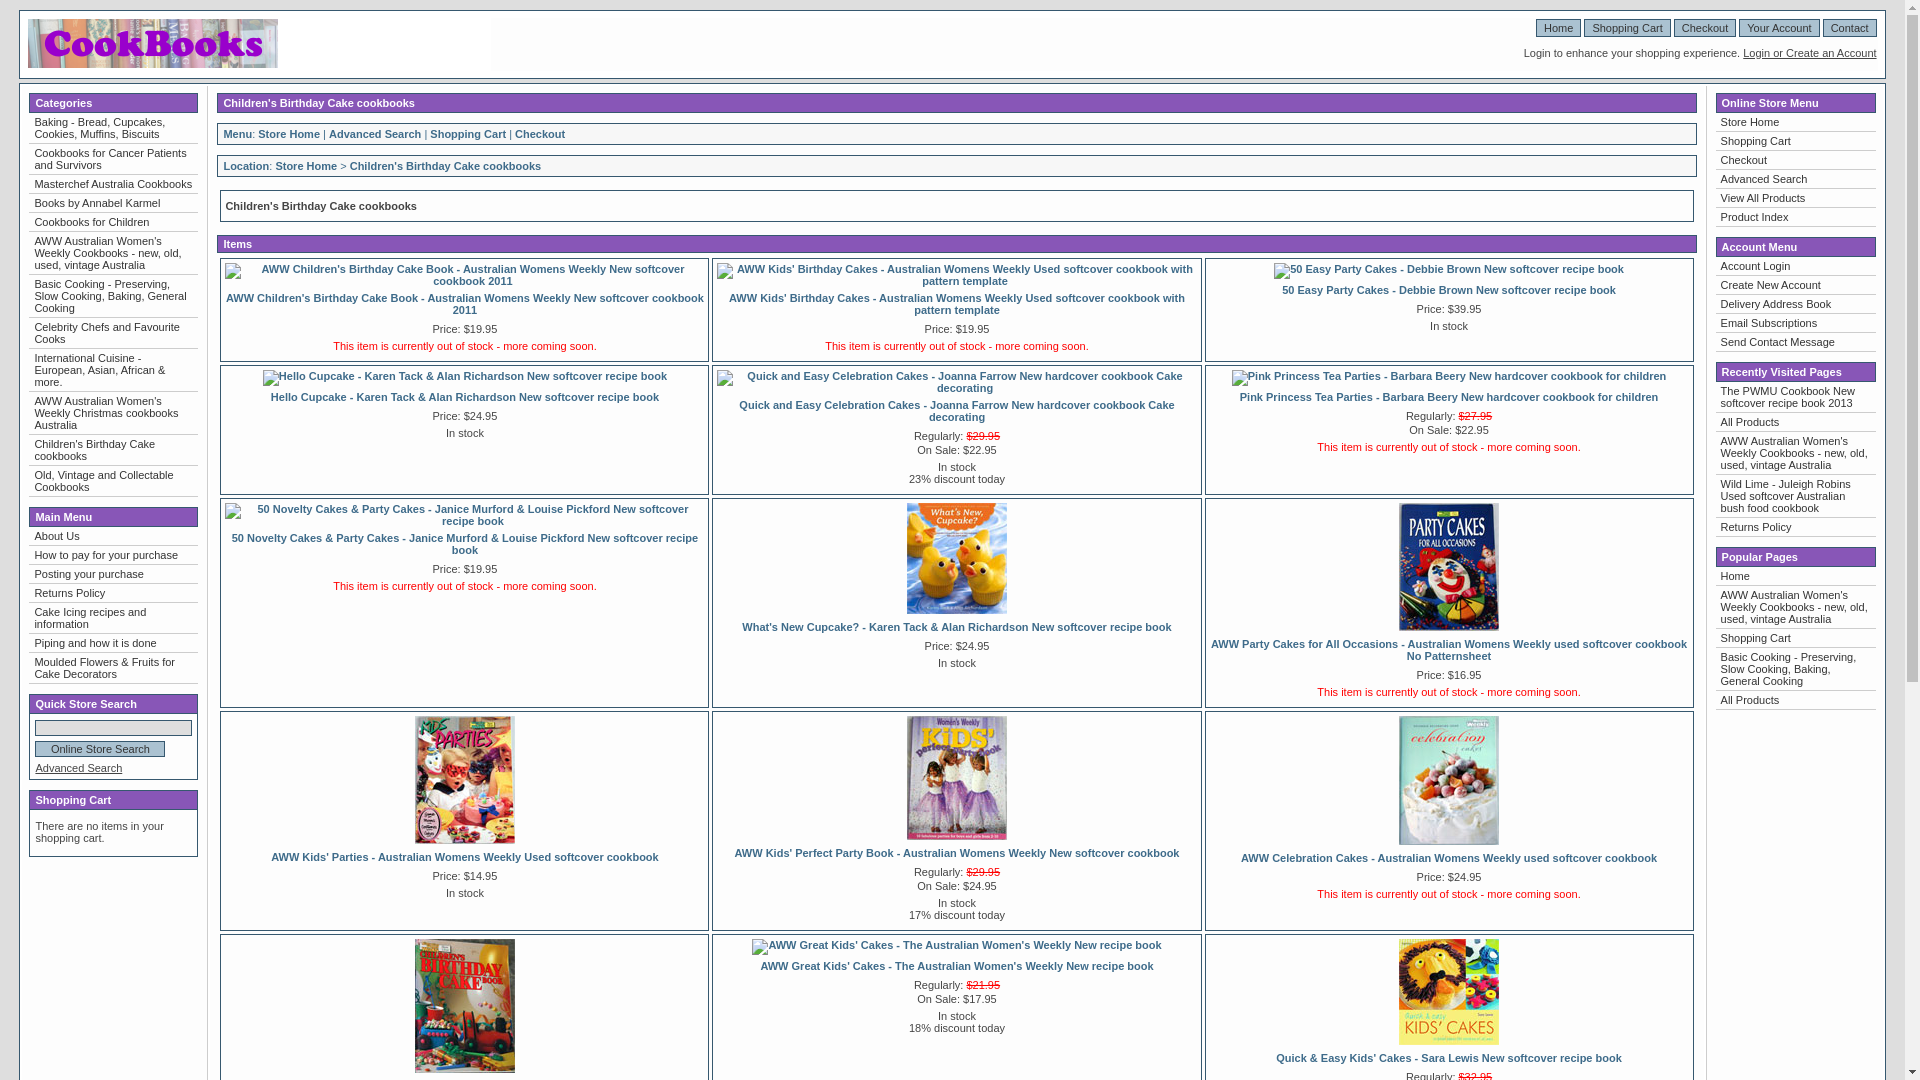 Image resolution: width=1920 pixels, height=1080 pixels. What do you see at coordinates (1795, 322) in the screenshot?
I see `'Email Subscriptions'` at bounding box center [1795, 322].